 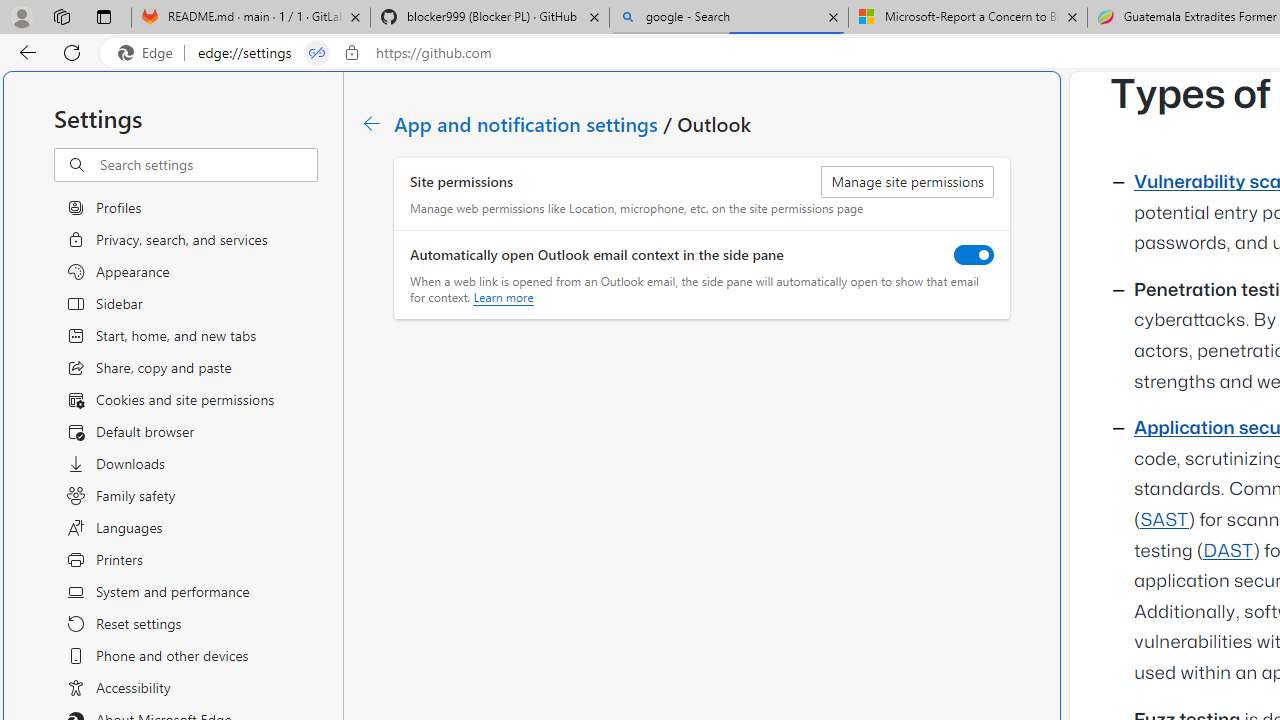 What do you see at coordinates (316, 52) in the screenshot?
I see `'Tabs in split screen'` at bounding box center [316, 52].